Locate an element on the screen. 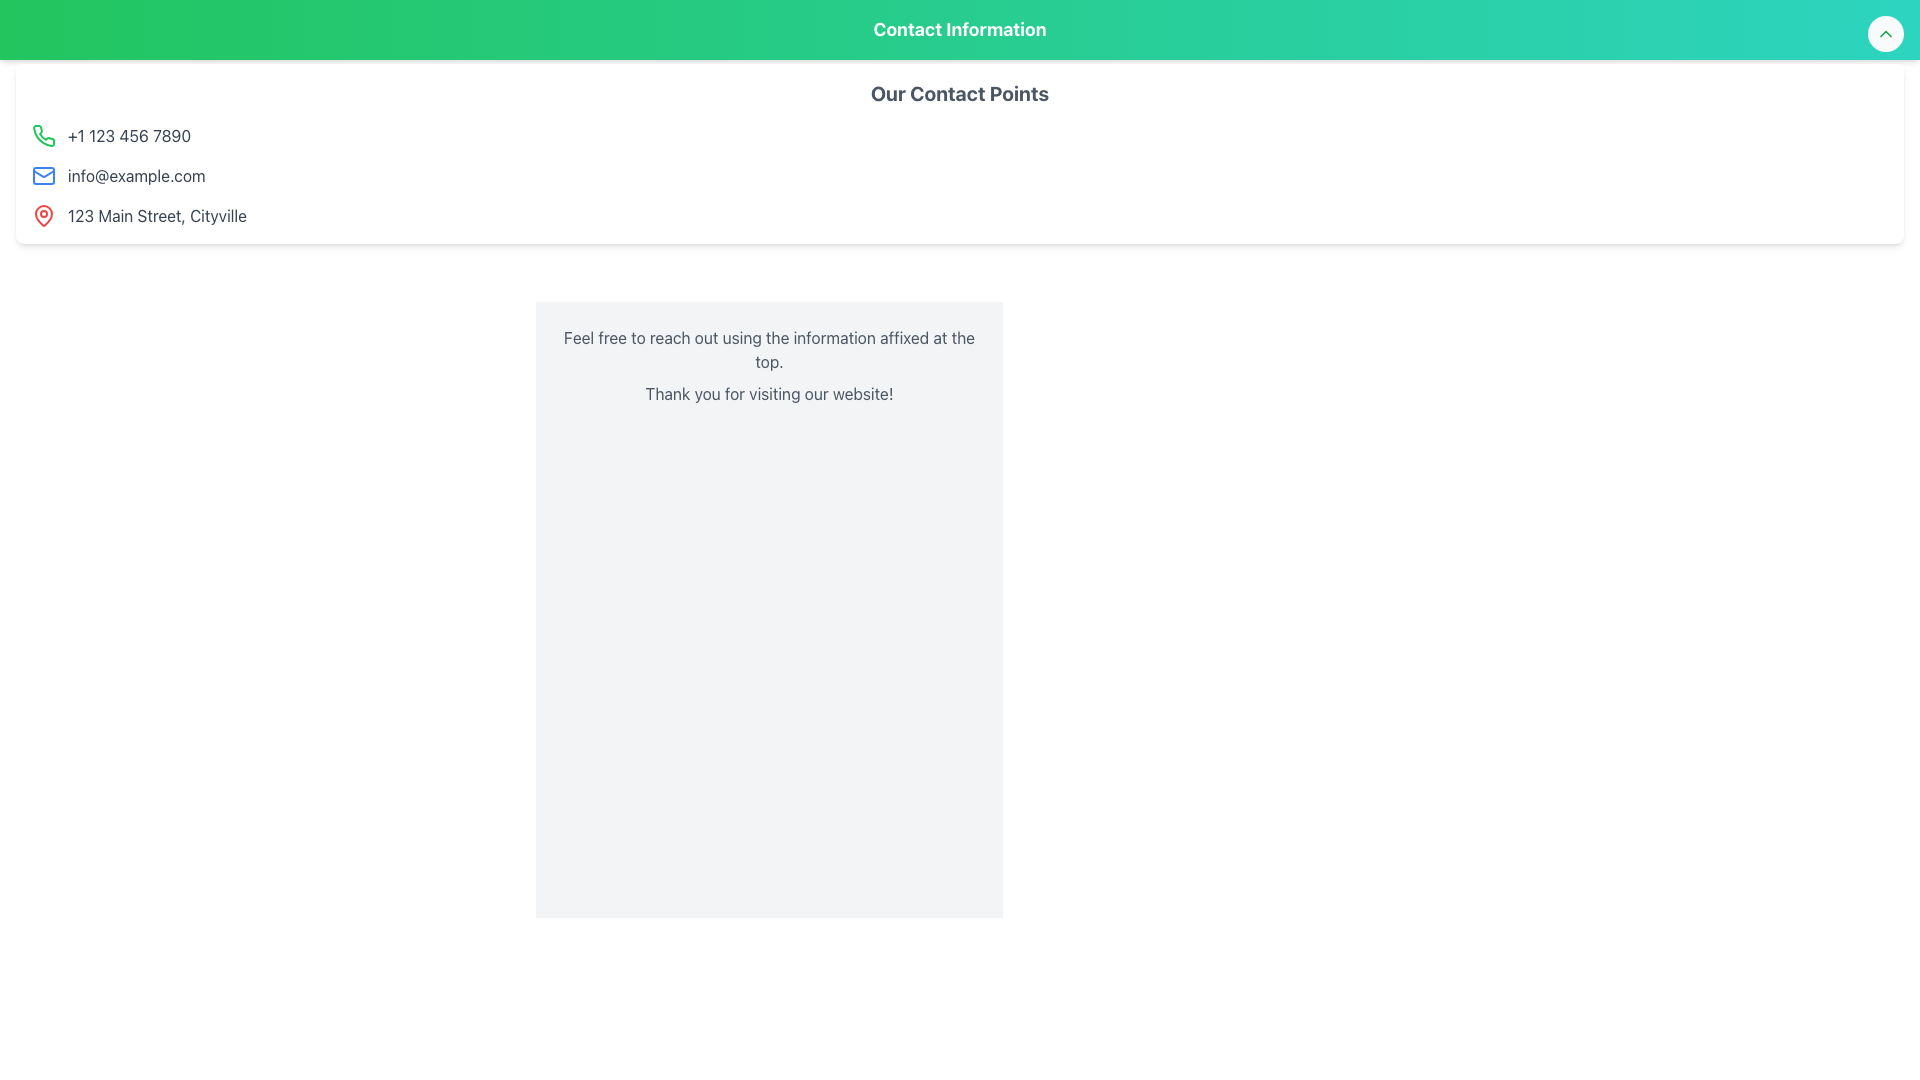 Image resolution: width=1920 pixels, height=1080 pixels. the blue rectangular decorative graphic element that represents an envelope, located at the center of the email icon in the contact options row is located at coordinates (43, 175).